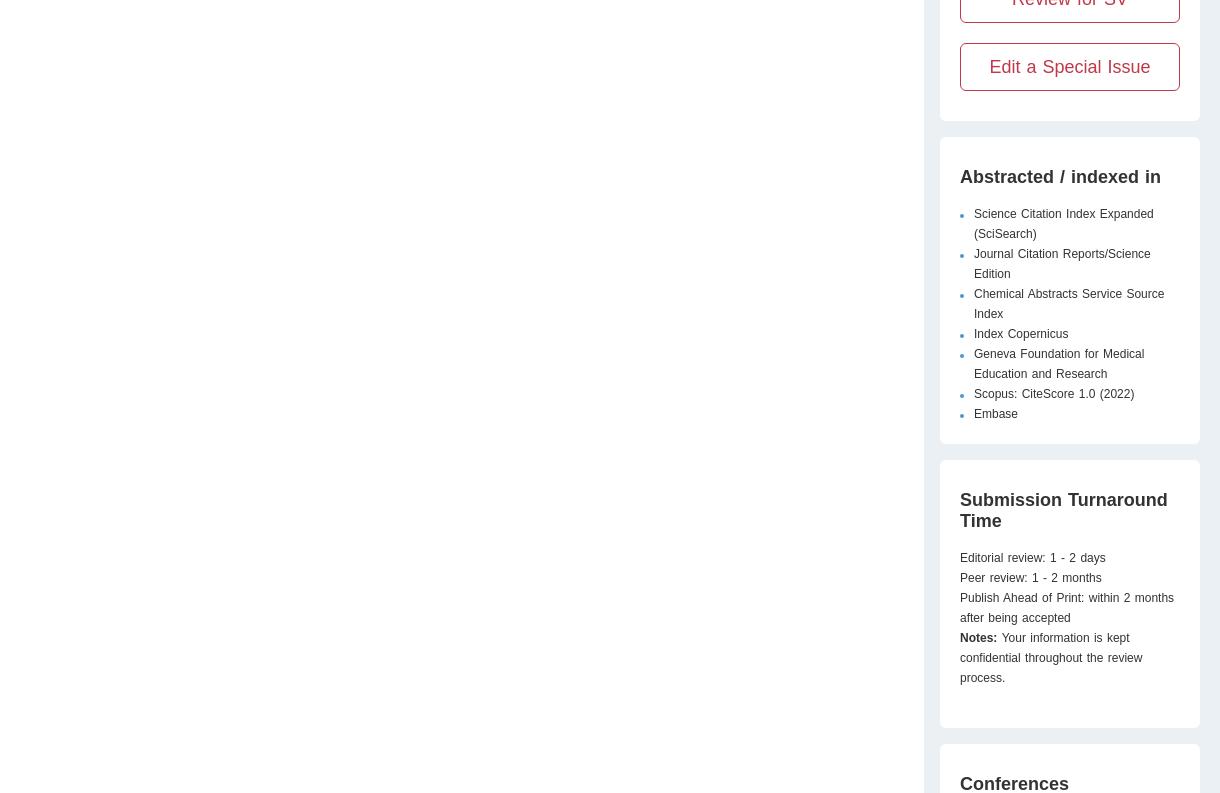  I want to click on 'Notes:', so click(979, 636).